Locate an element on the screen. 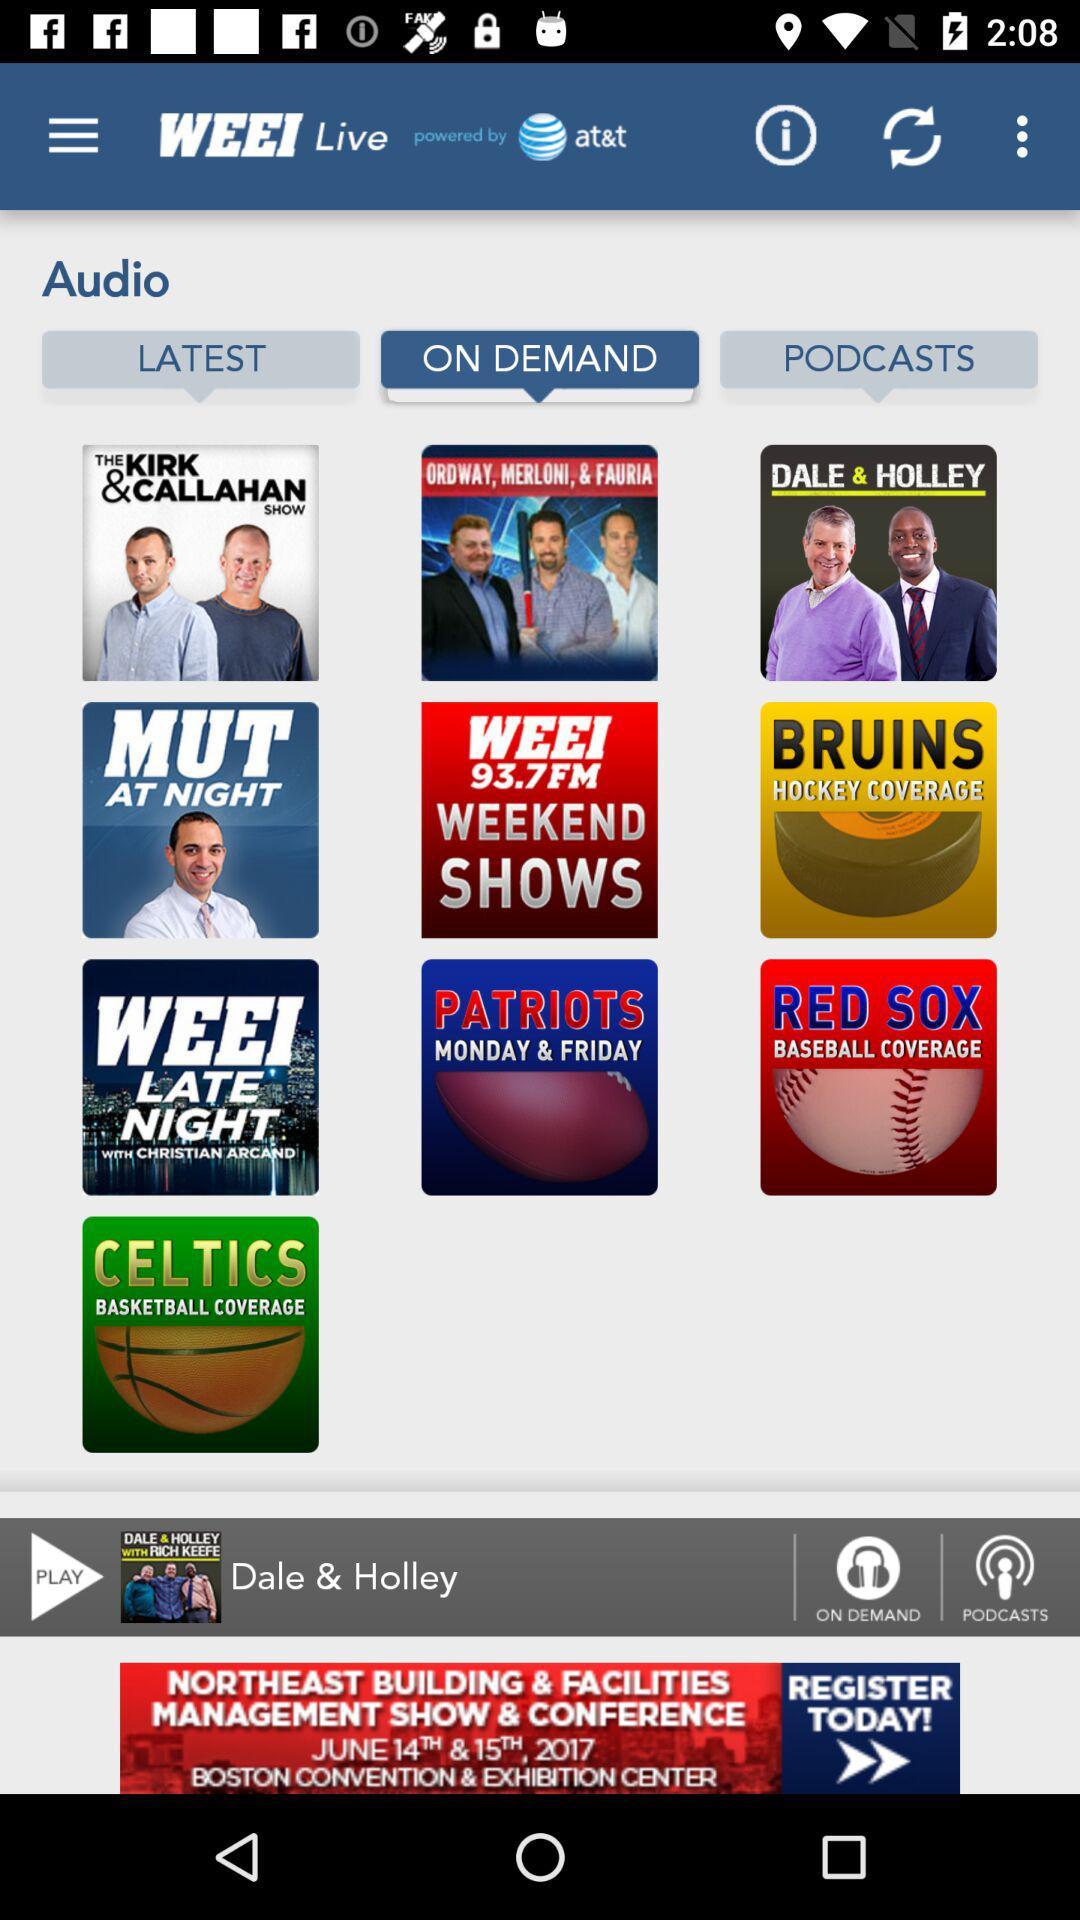 This screenshot has height=1920, width=1080. the second button from top right corner is located at coordinates (911, 136).